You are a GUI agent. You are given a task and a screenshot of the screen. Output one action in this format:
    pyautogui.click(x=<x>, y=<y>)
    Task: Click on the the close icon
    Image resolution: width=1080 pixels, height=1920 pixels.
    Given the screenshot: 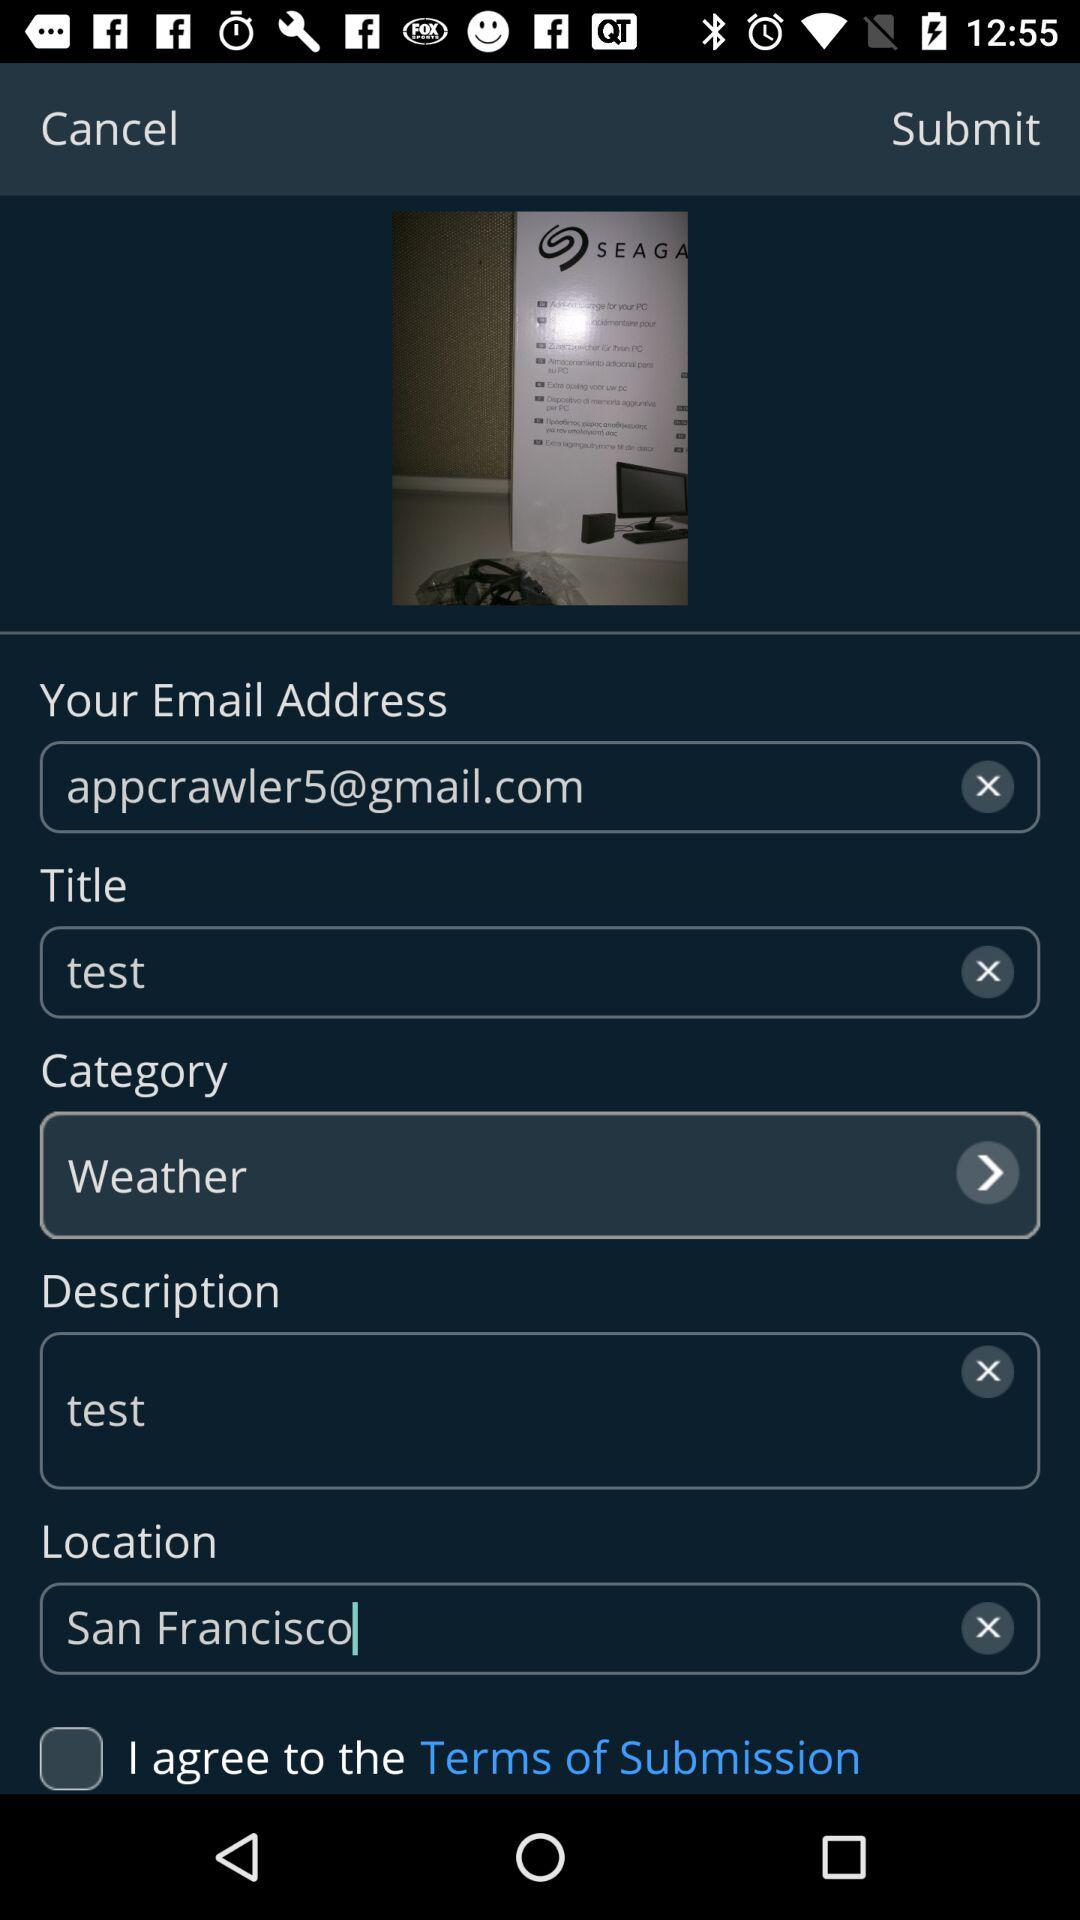 What is the action you would take?
    pyautogui.click(x=986, y=971)
    